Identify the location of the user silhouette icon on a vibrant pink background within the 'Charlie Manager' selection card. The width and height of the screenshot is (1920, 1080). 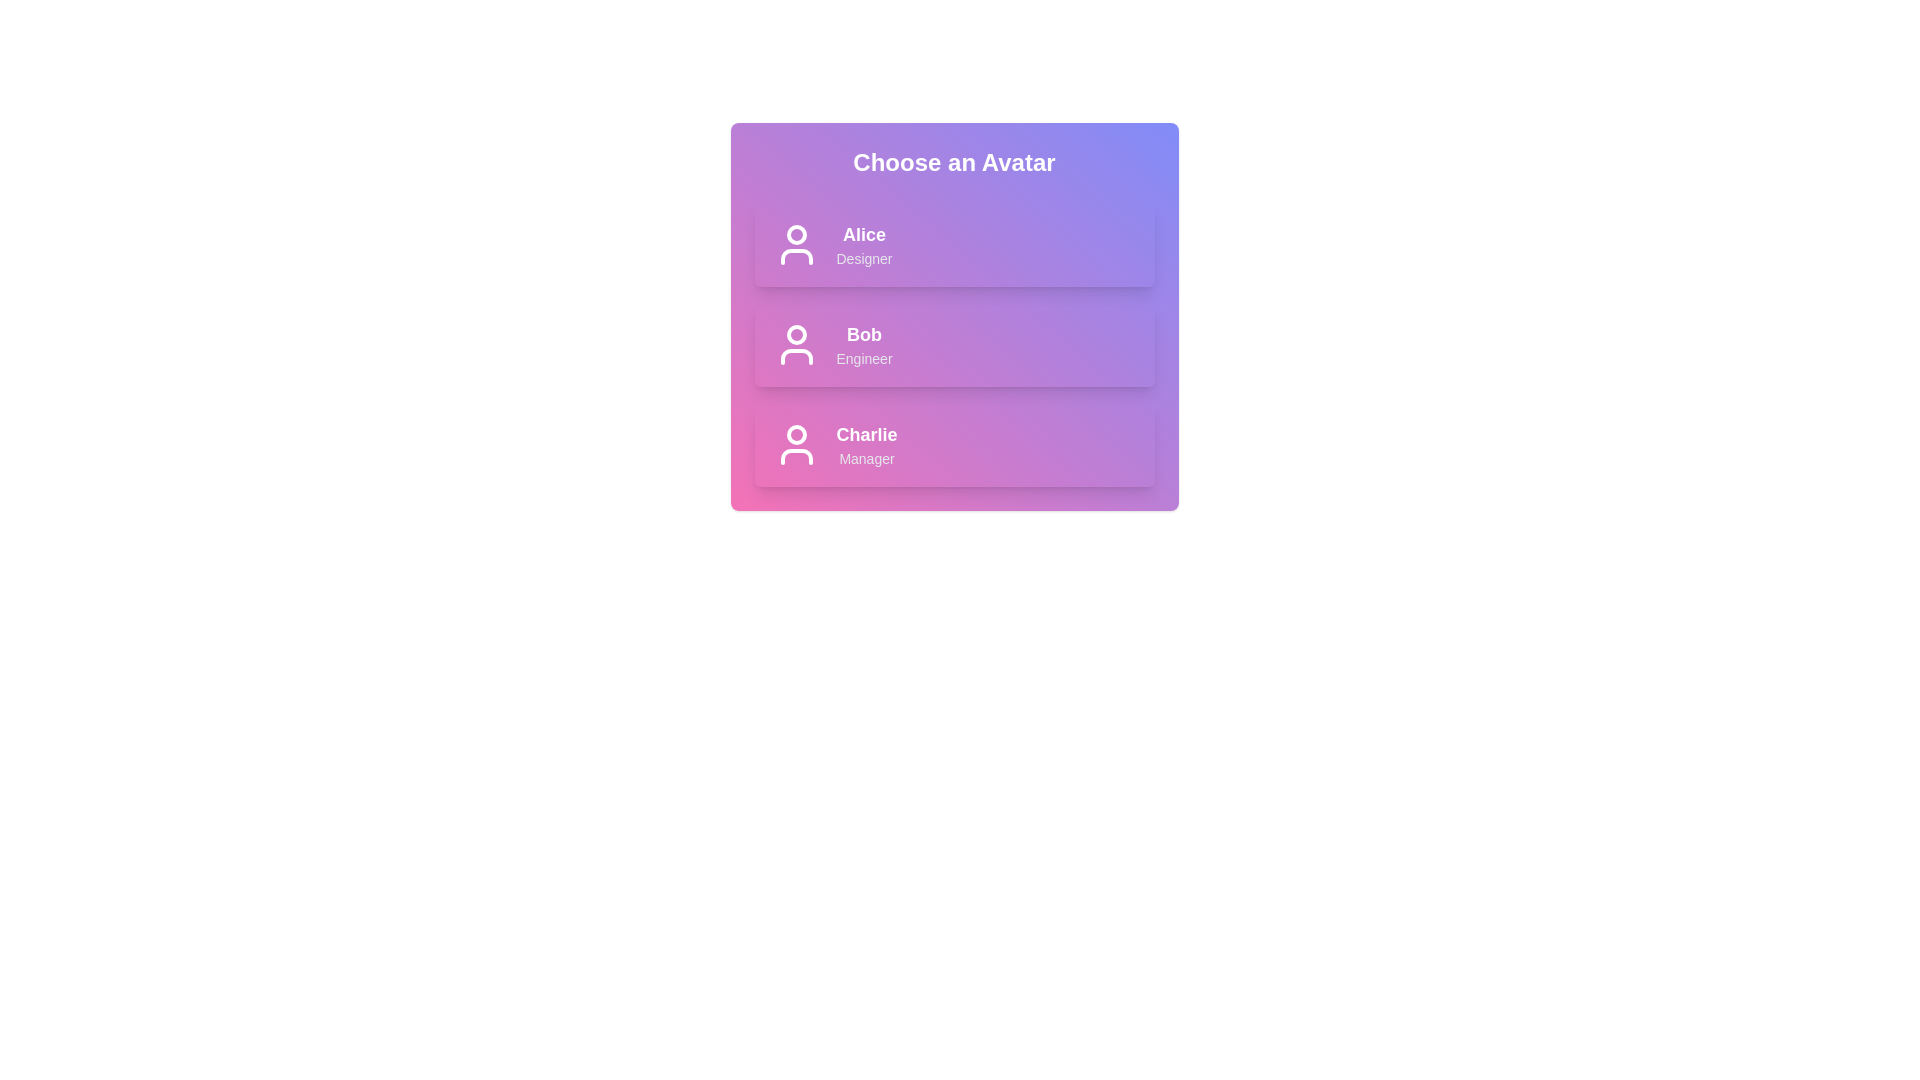
(795, 443).